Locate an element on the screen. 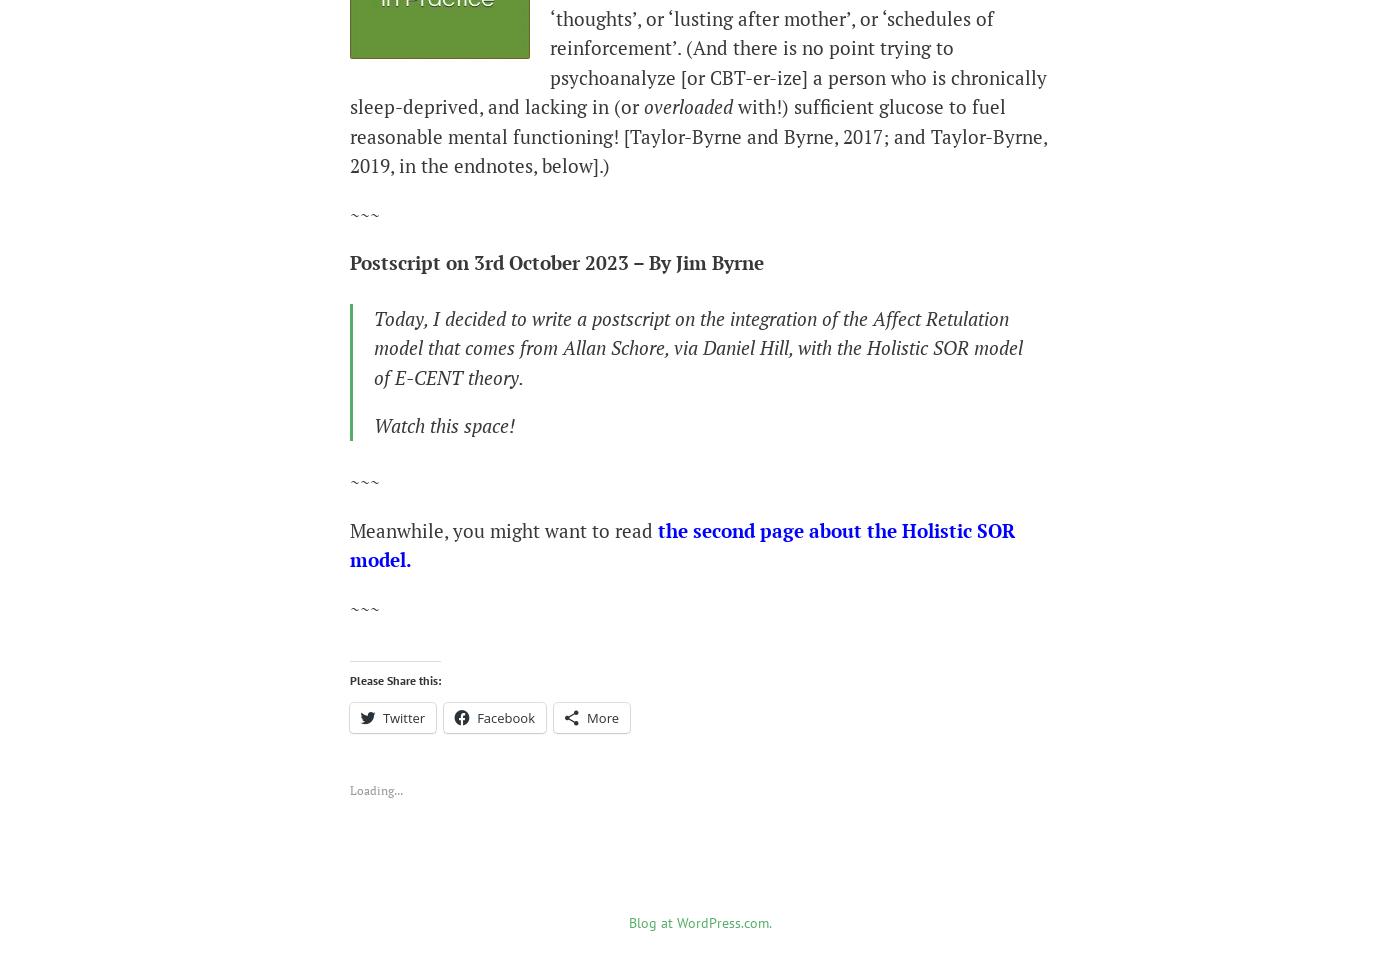 The image size is (1400, 971). 'Twitter' is located at coordinates (404, 715).